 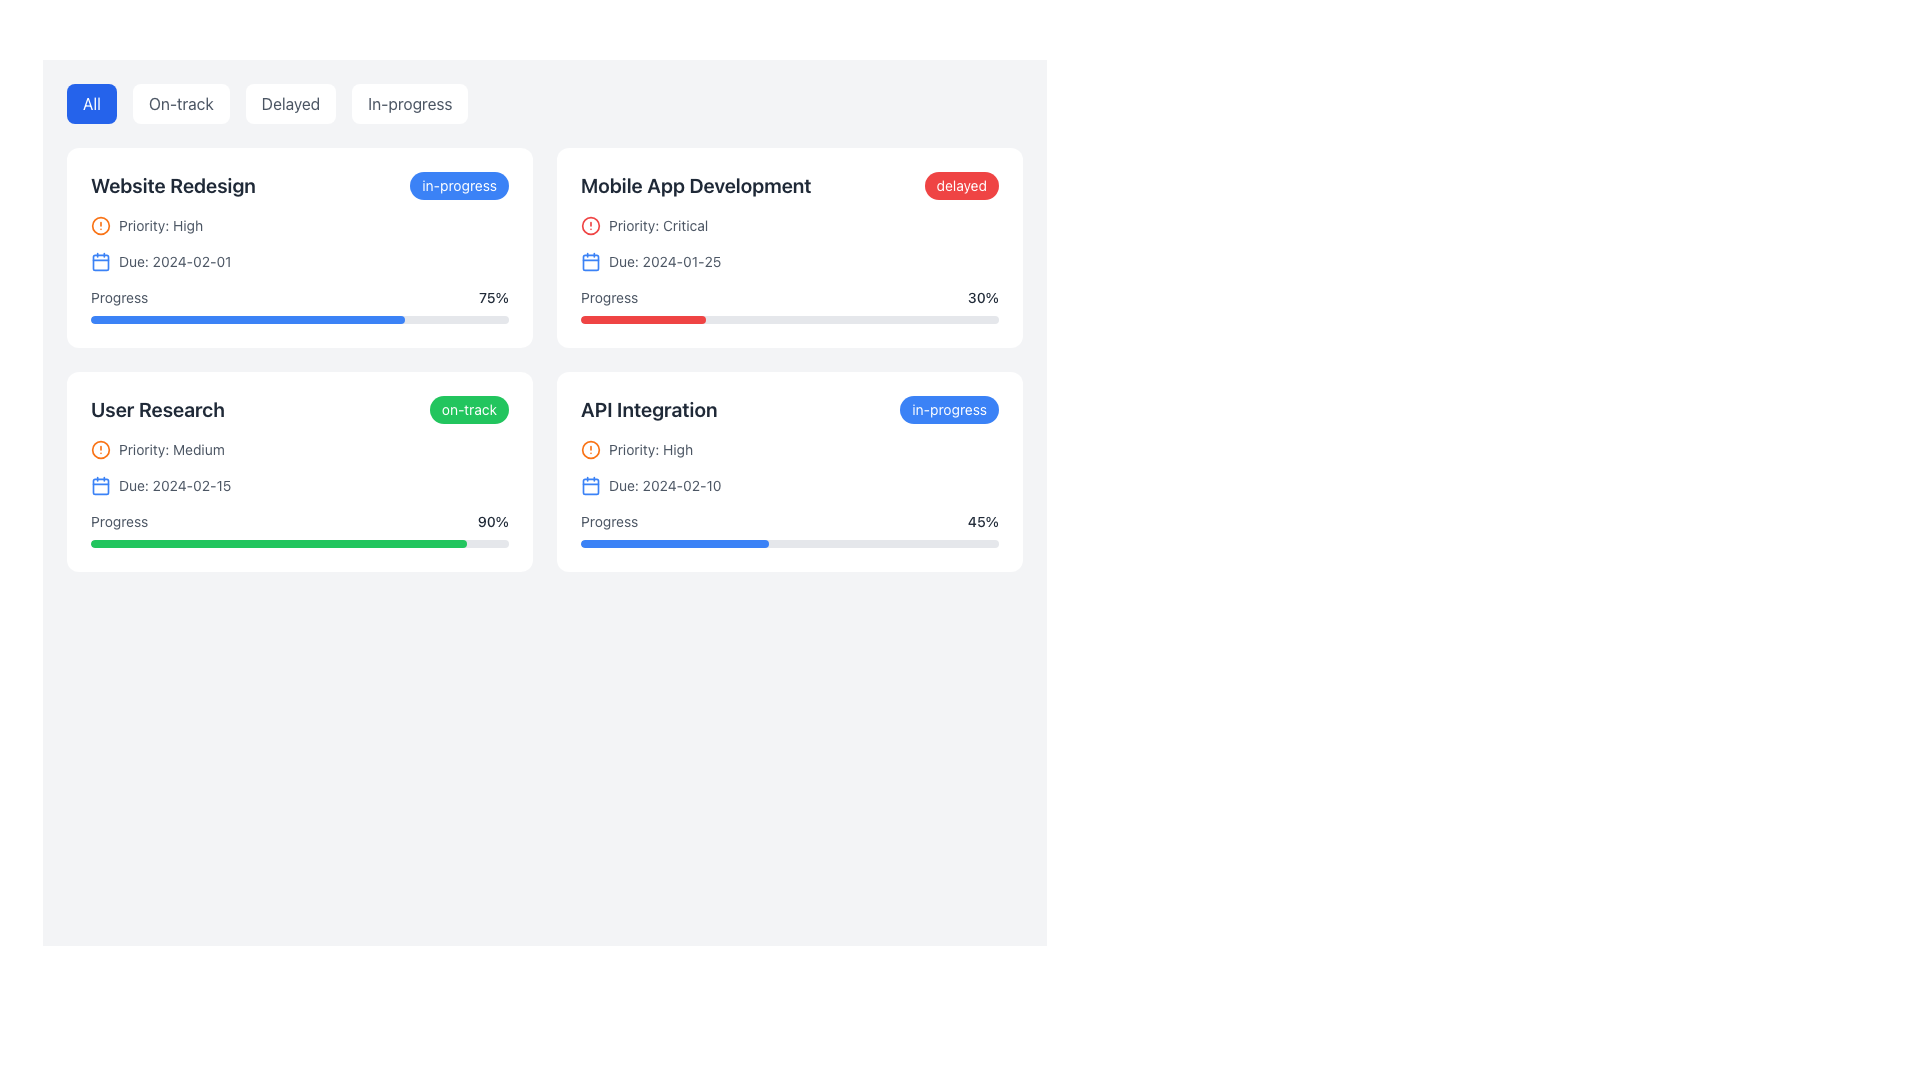 What do you see at coordinates (298, 408) in the screenshot?
I see `the 'User Research' text and 'on-track' status badge in the top-left area of the second card in the grid layout` at bounding box center [298, 408].